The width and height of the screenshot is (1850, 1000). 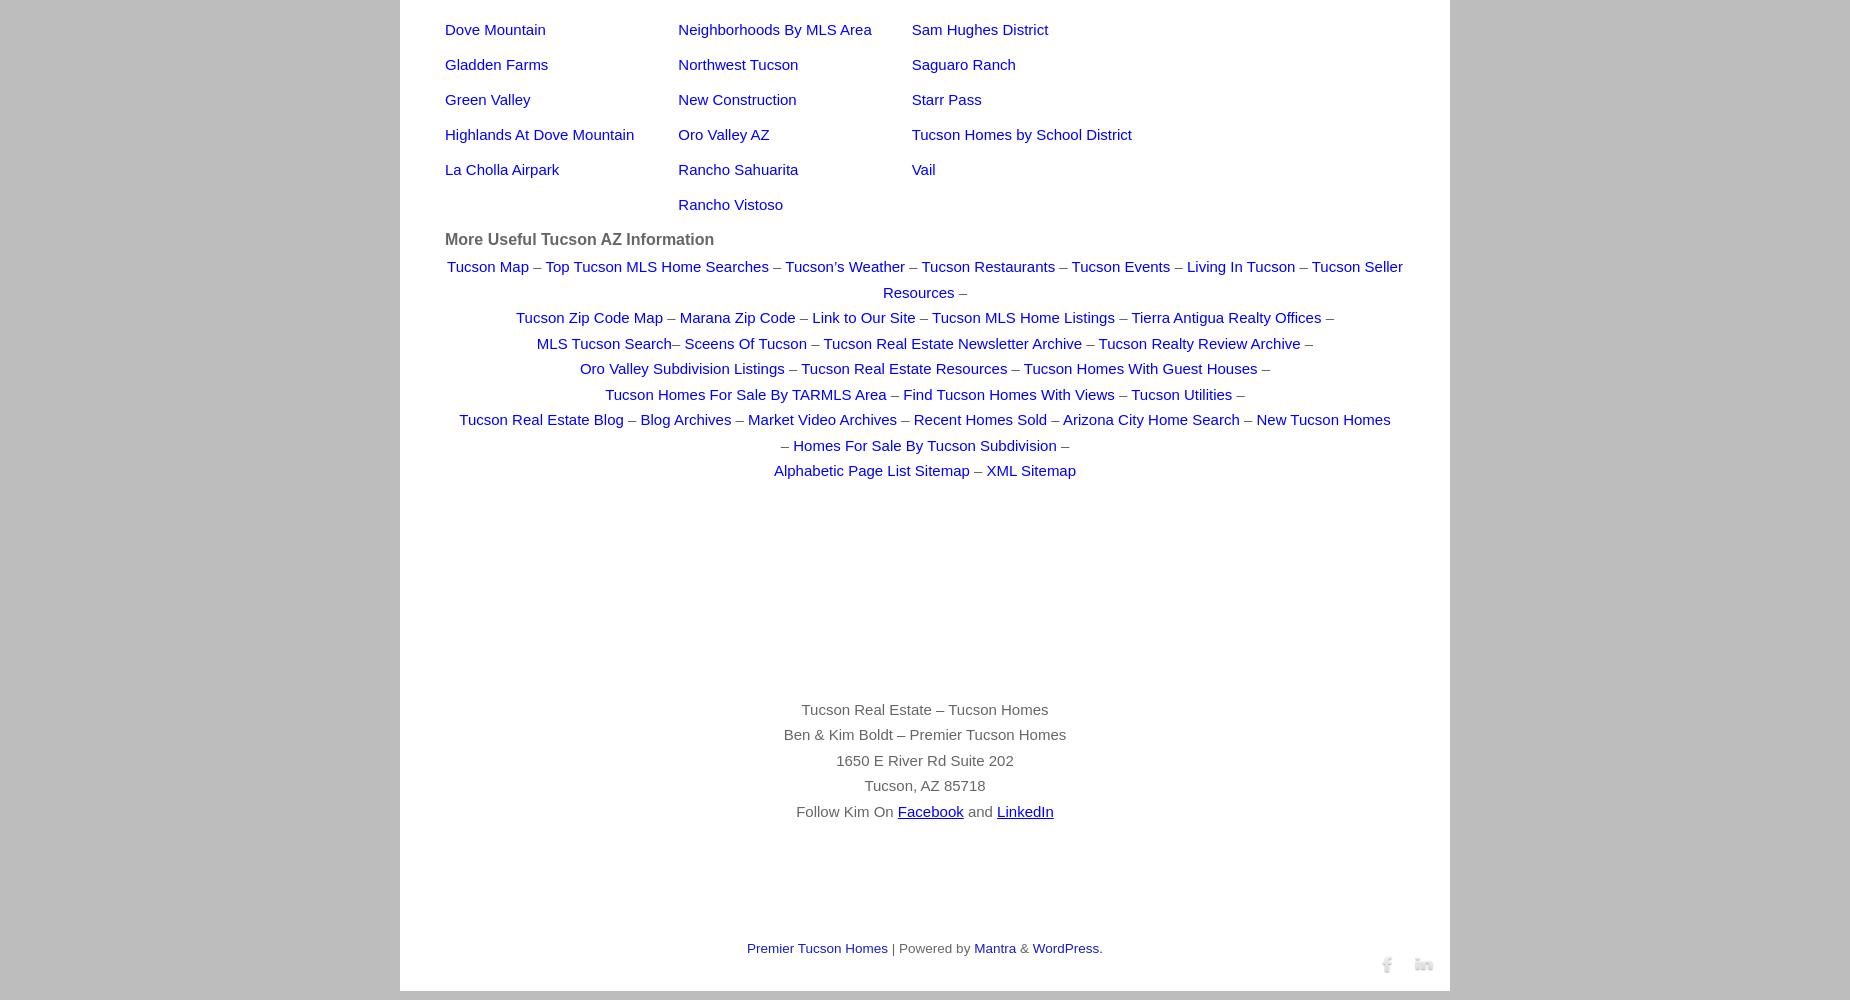 What do you see at coordinates (1030, 469) in the screenshot?
I see `'XML Sitemap'` at bounding box center [1030, 469].